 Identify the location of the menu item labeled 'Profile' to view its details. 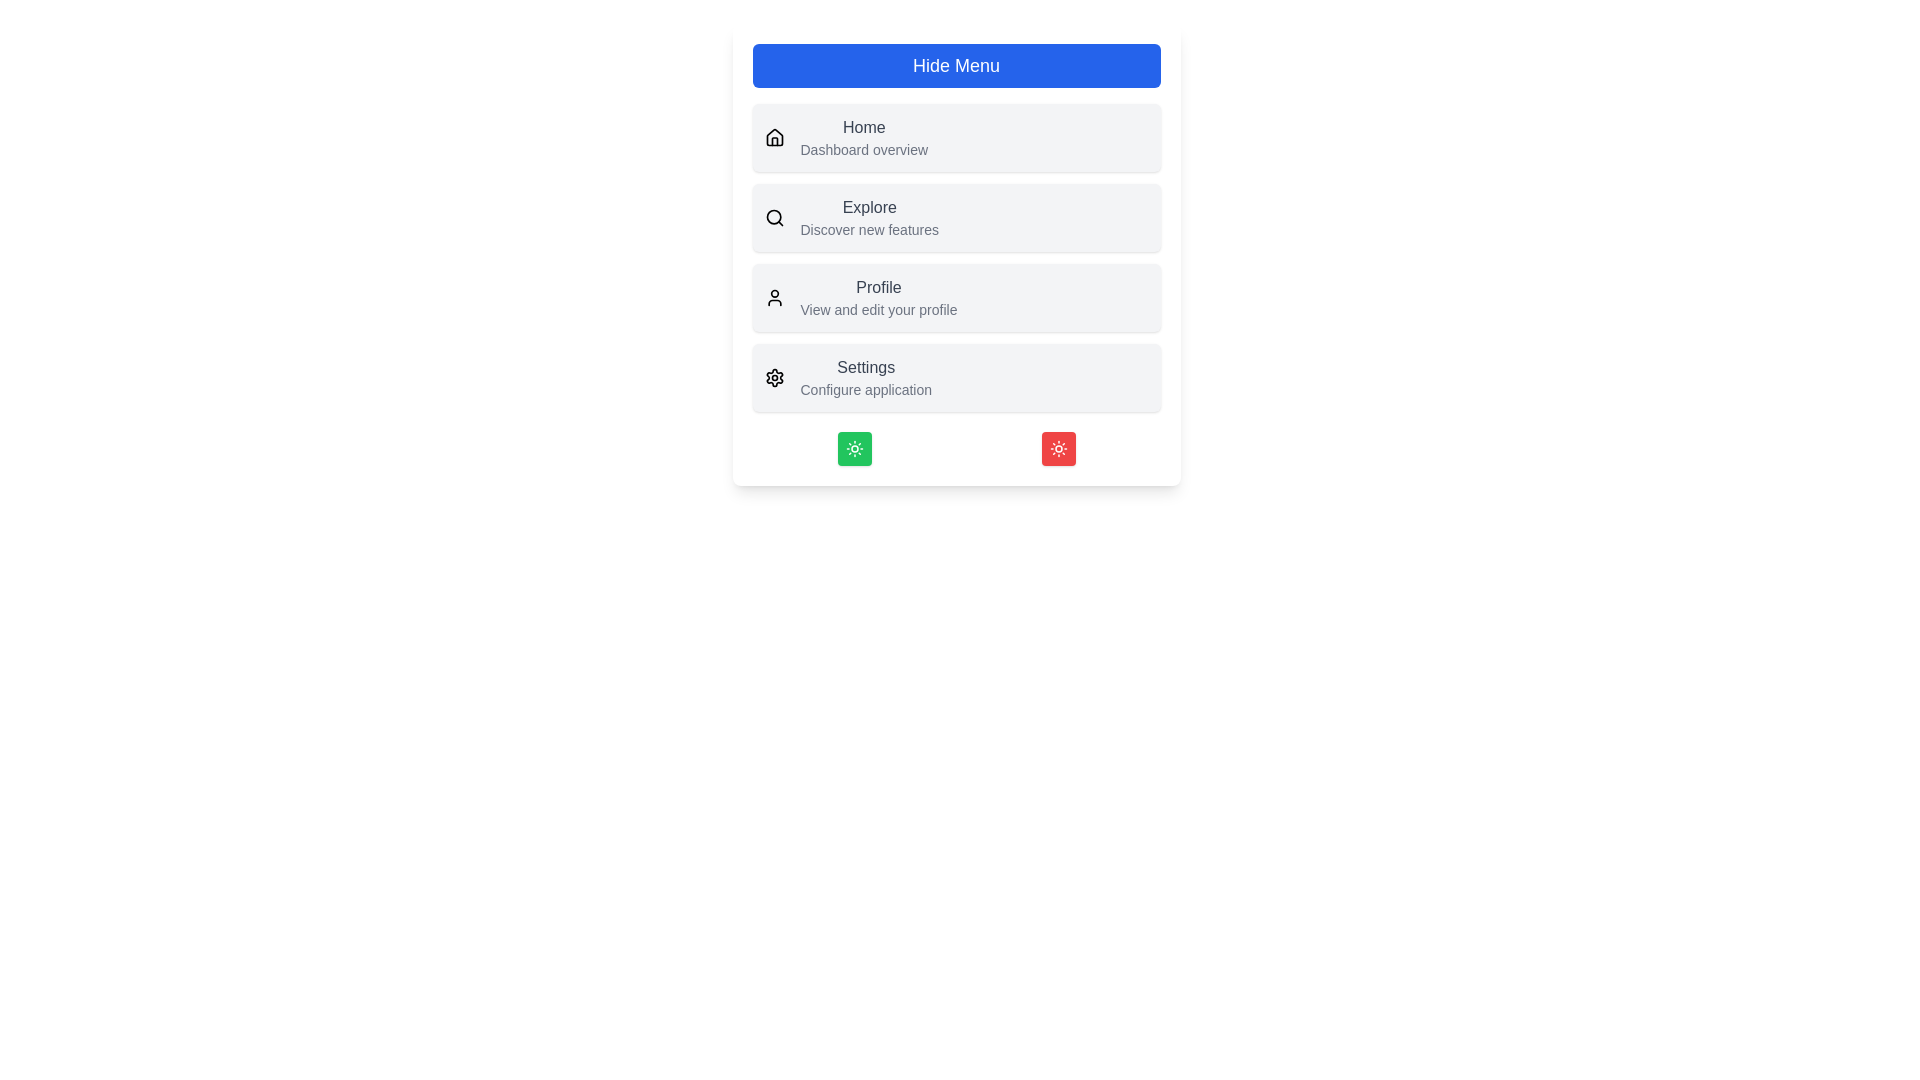
(878, 288).